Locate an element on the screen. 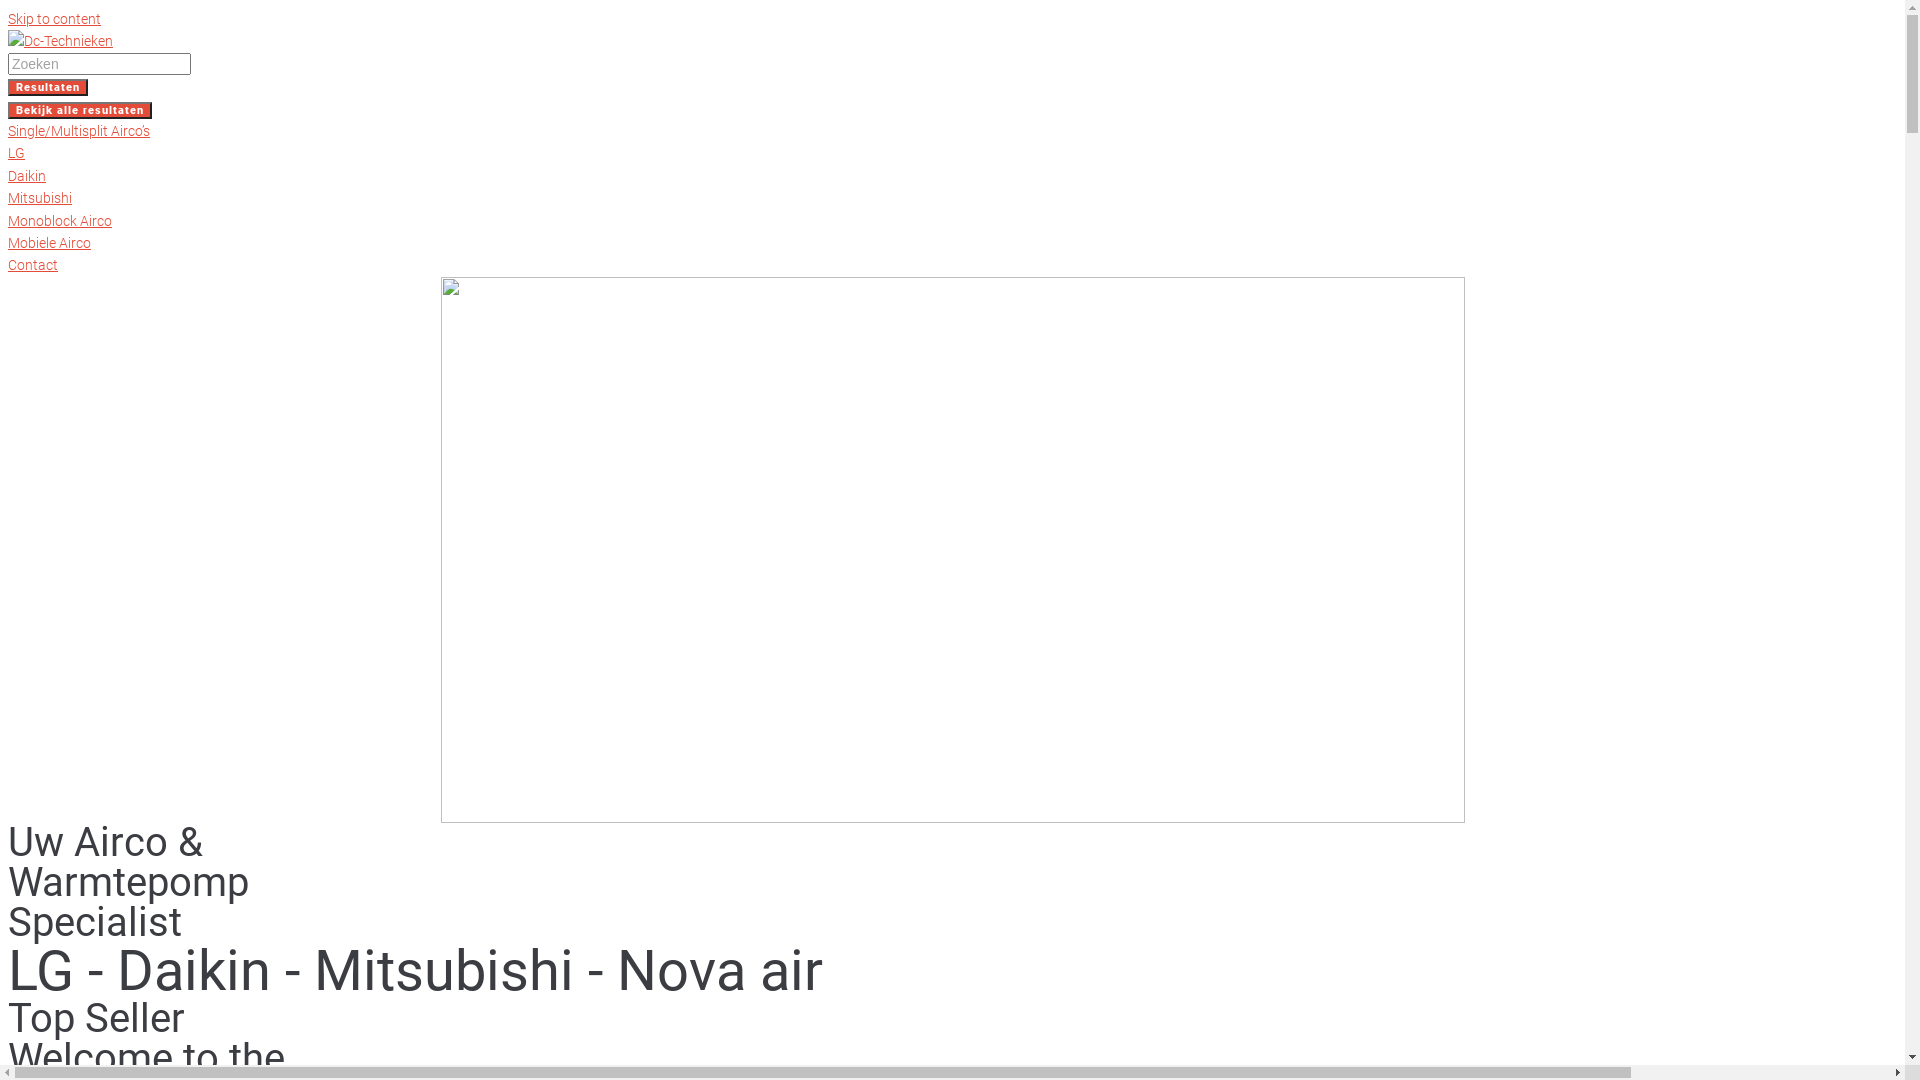  'Daikin' is located at coordinates (8, 175).